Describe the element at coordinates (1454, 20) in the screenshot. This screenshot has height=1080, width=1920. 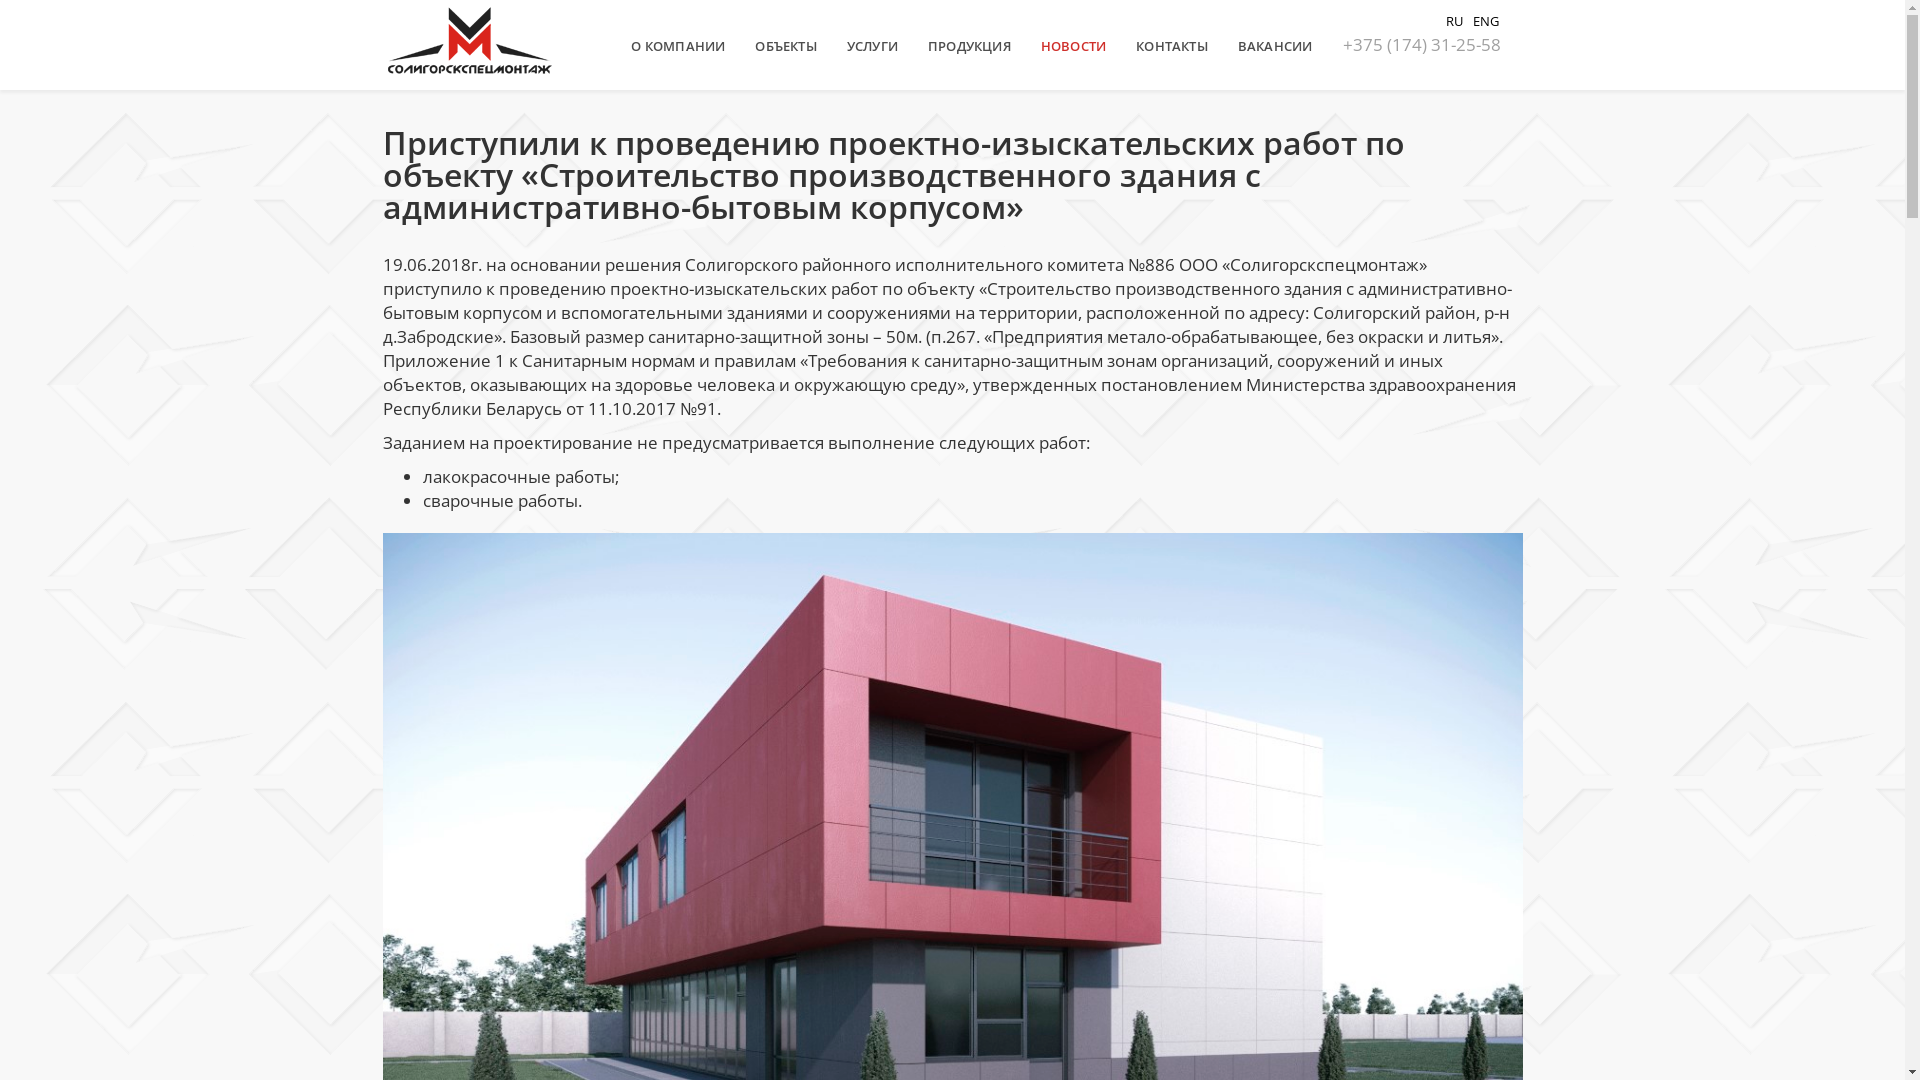
I see `'RU'` at that location.